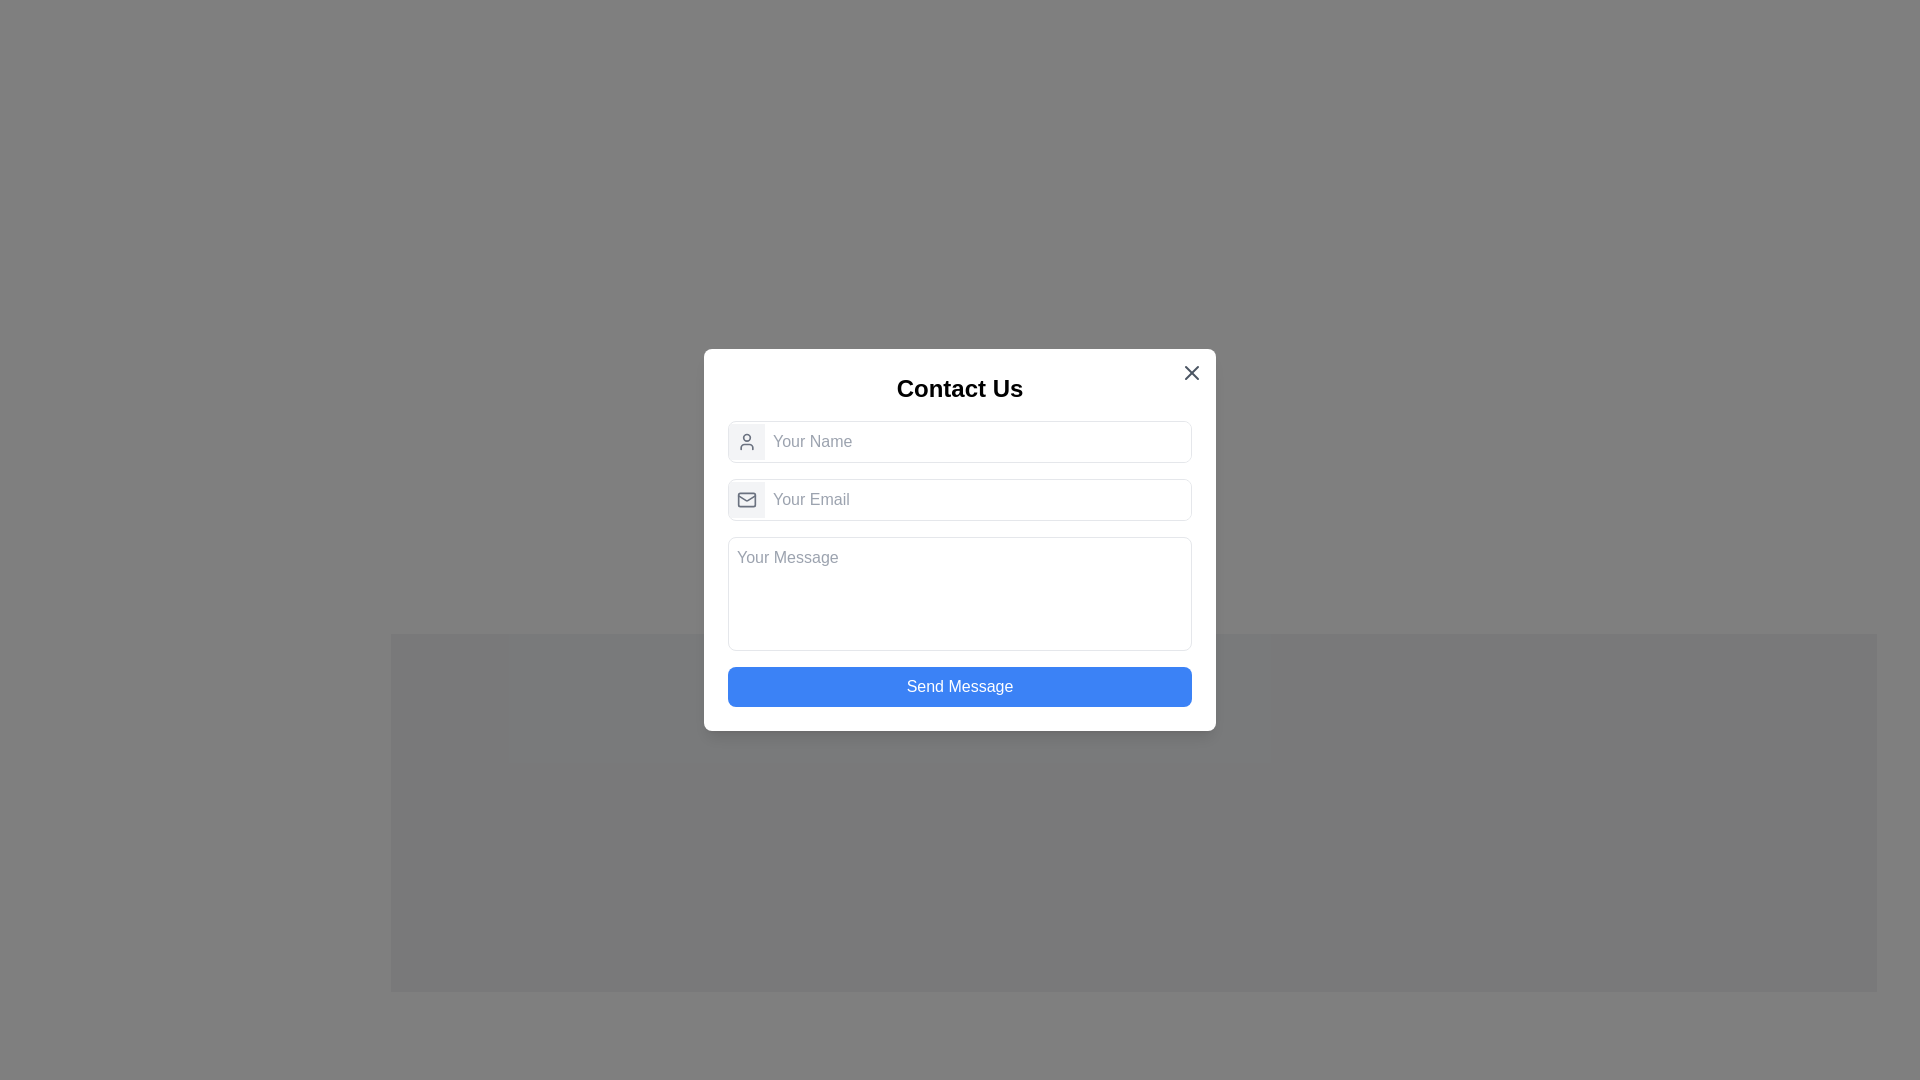 The width and height of the screenshot is (1920, 1080). What do you see at coordinates (960, 499) in the screenshot?
I see `the Email input field in the 'Contact Us' form section` at bounding box center [960, 499].